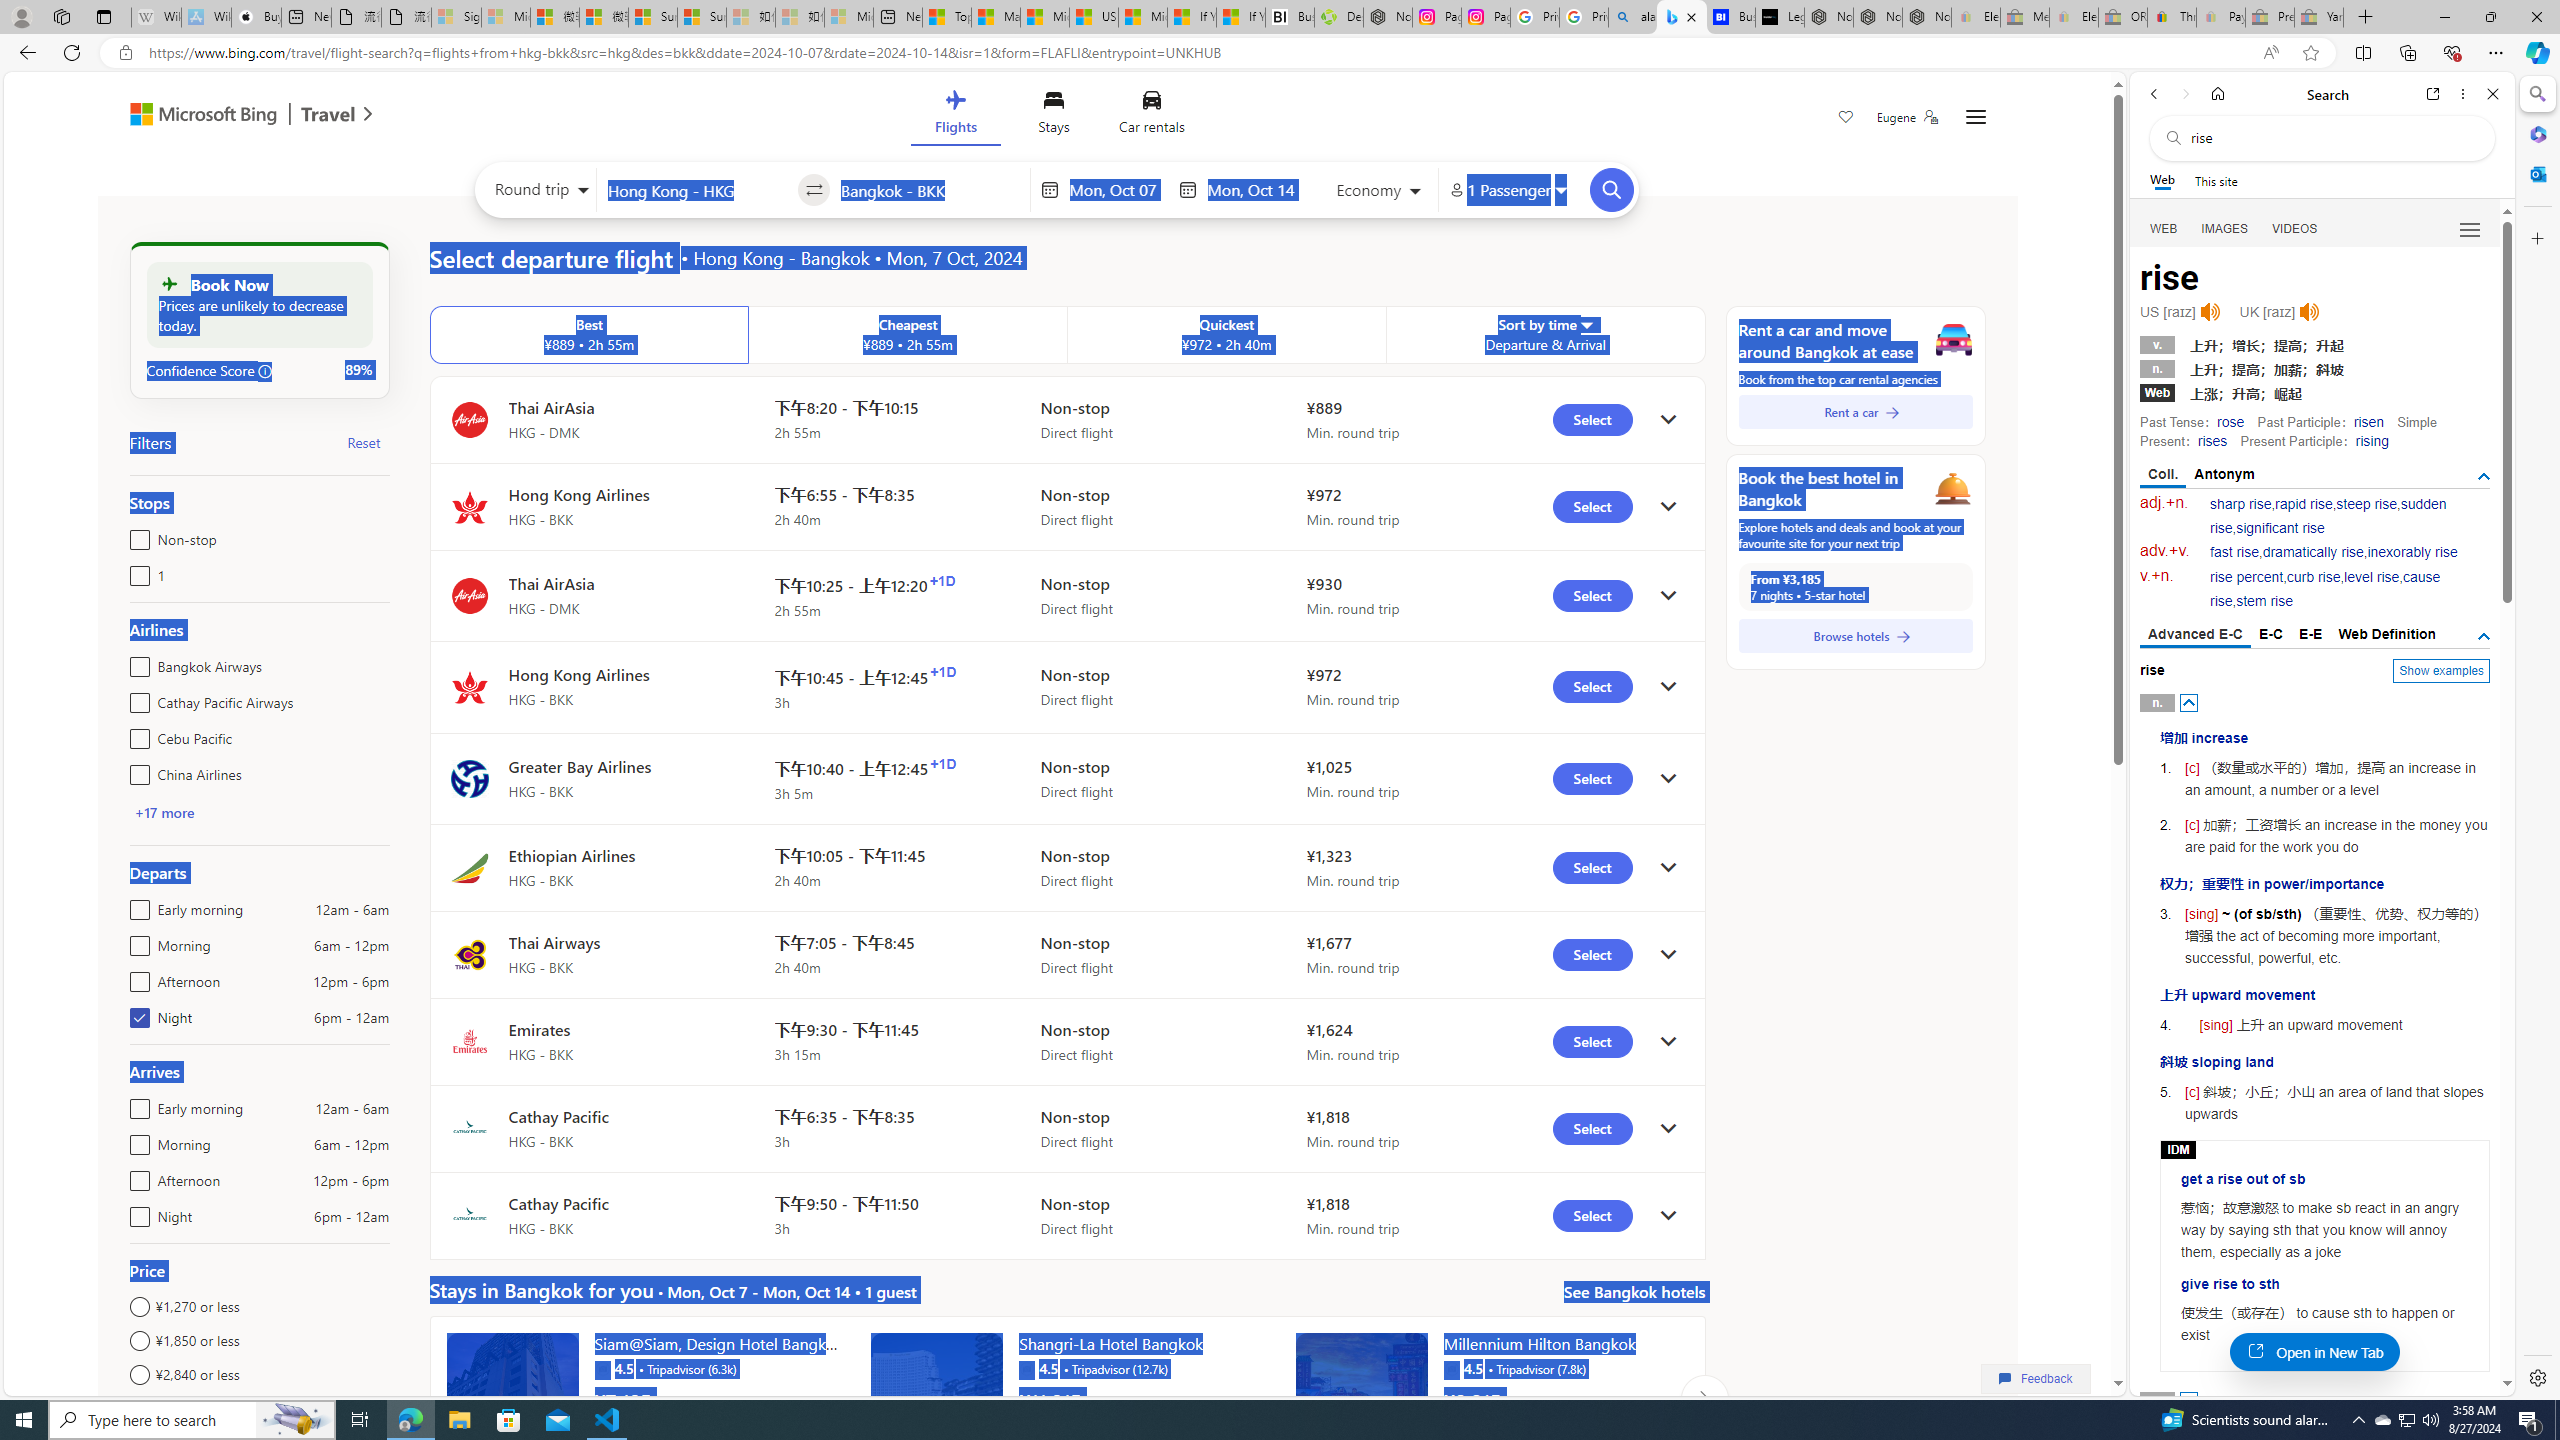 This screenshot has width=2560, height=1440. I want to click on 'AutomationID: posbtn_0', so click(2189, 701).